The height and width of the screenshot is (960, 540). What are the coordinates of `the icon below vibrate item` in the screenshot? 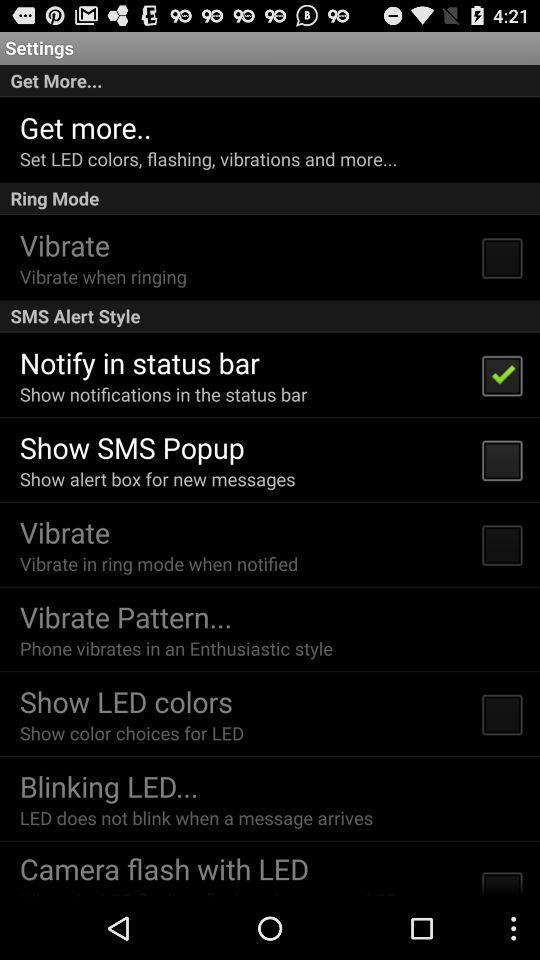 It's located at (158, 563).